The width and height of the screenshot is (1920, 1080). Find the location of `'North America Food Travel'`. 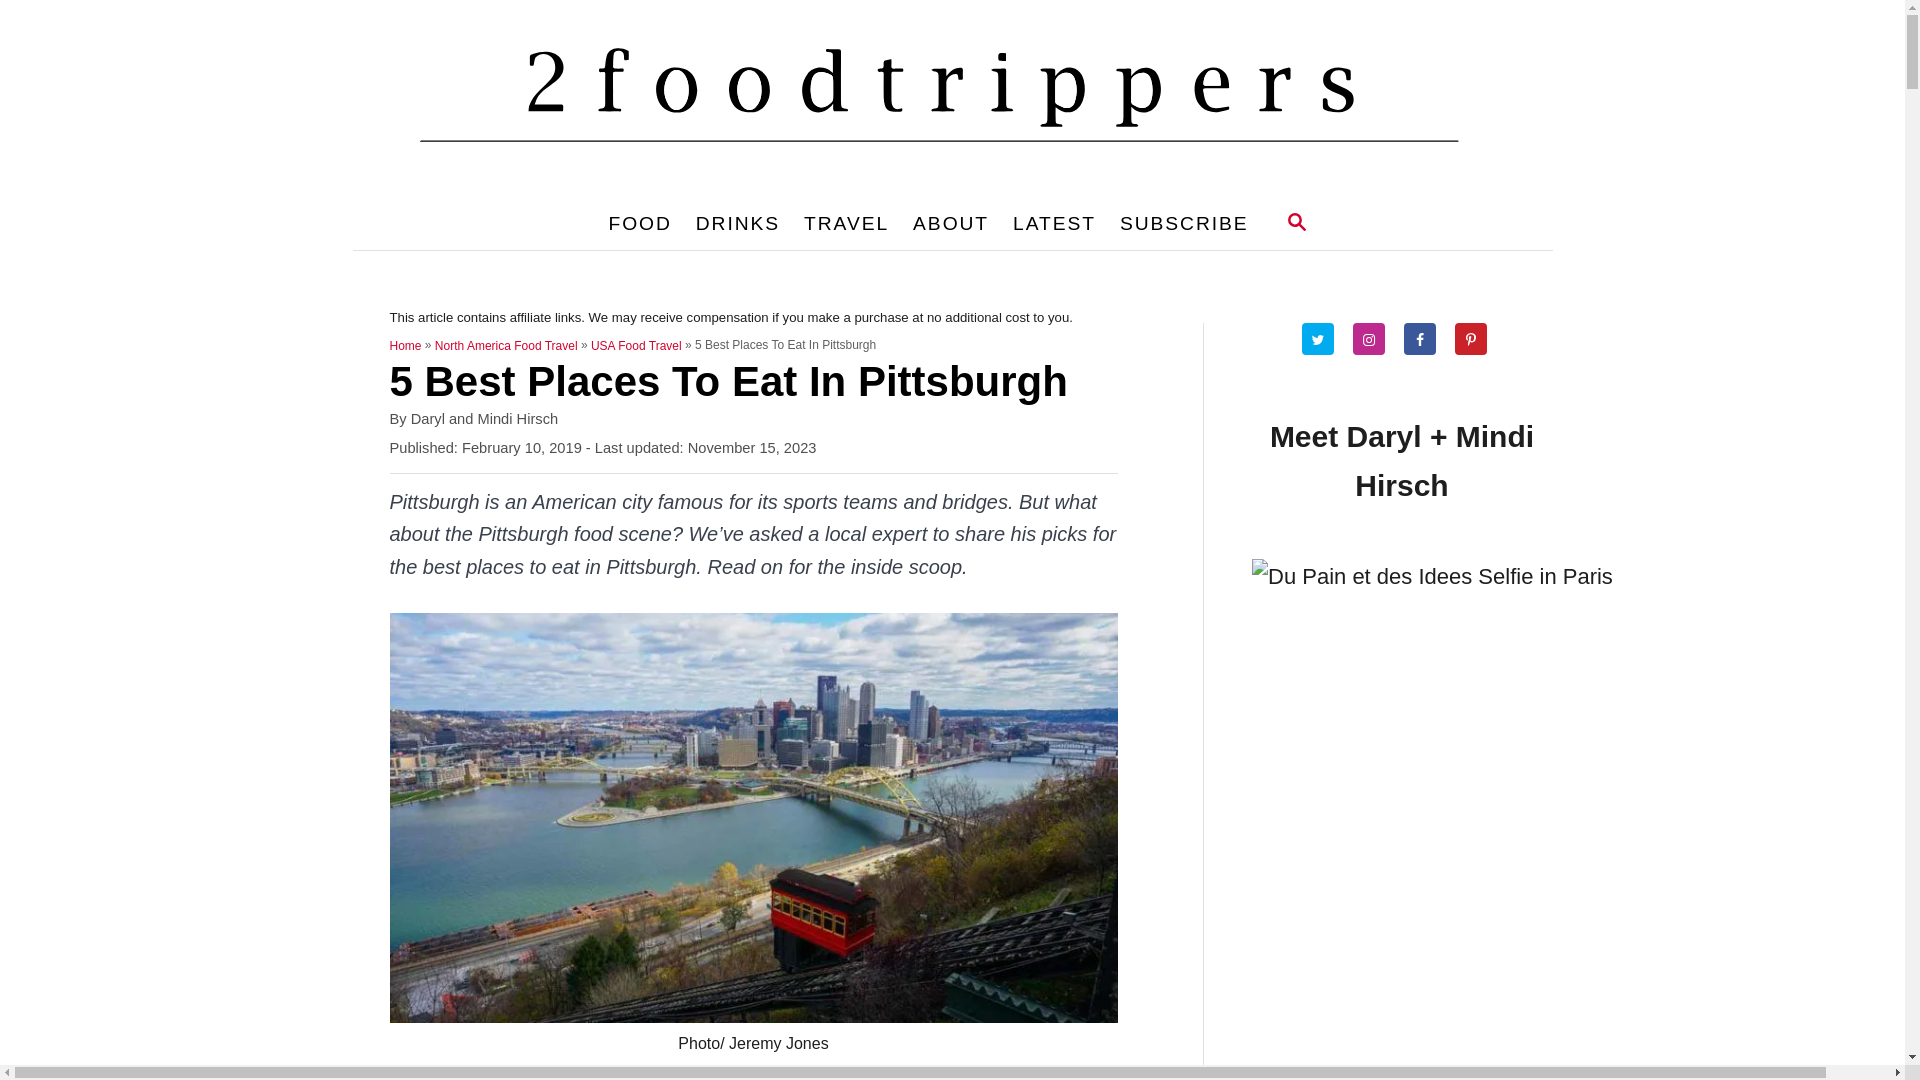

'North America Food Travel' is located at coordinates (506, 345).